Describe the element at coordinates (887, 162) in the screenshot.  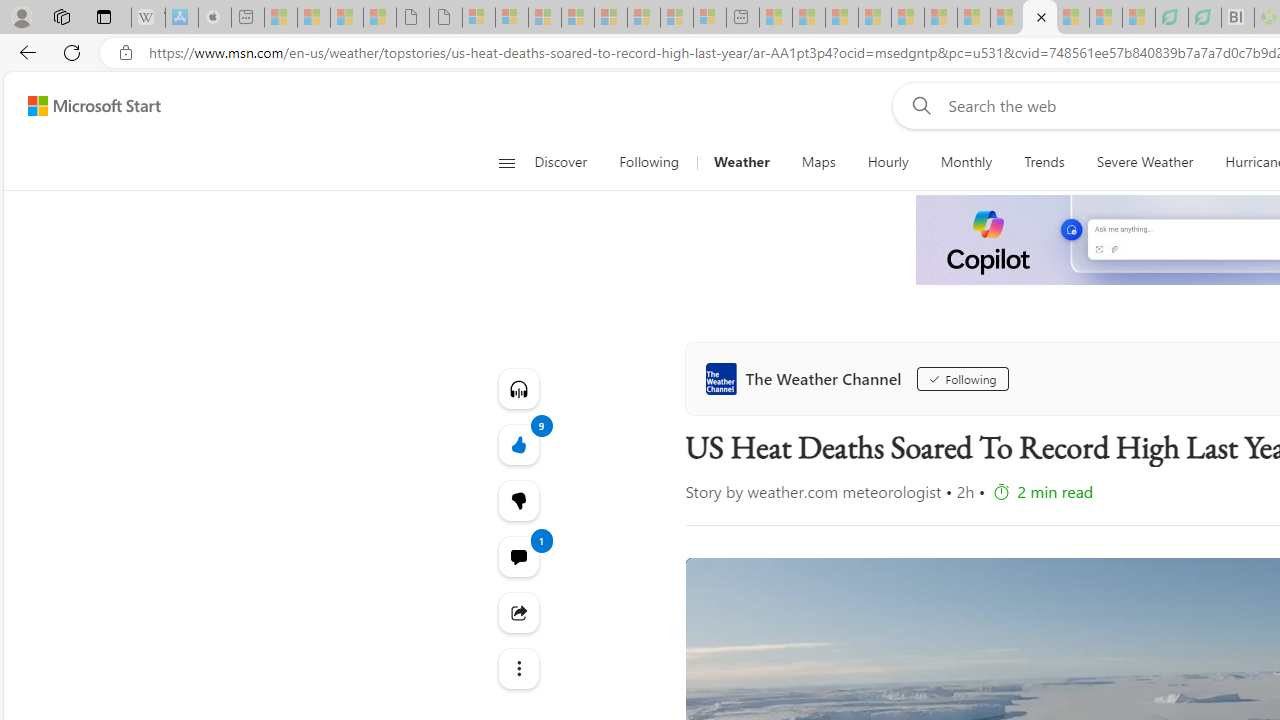
I see `'Hourly'` at that location.